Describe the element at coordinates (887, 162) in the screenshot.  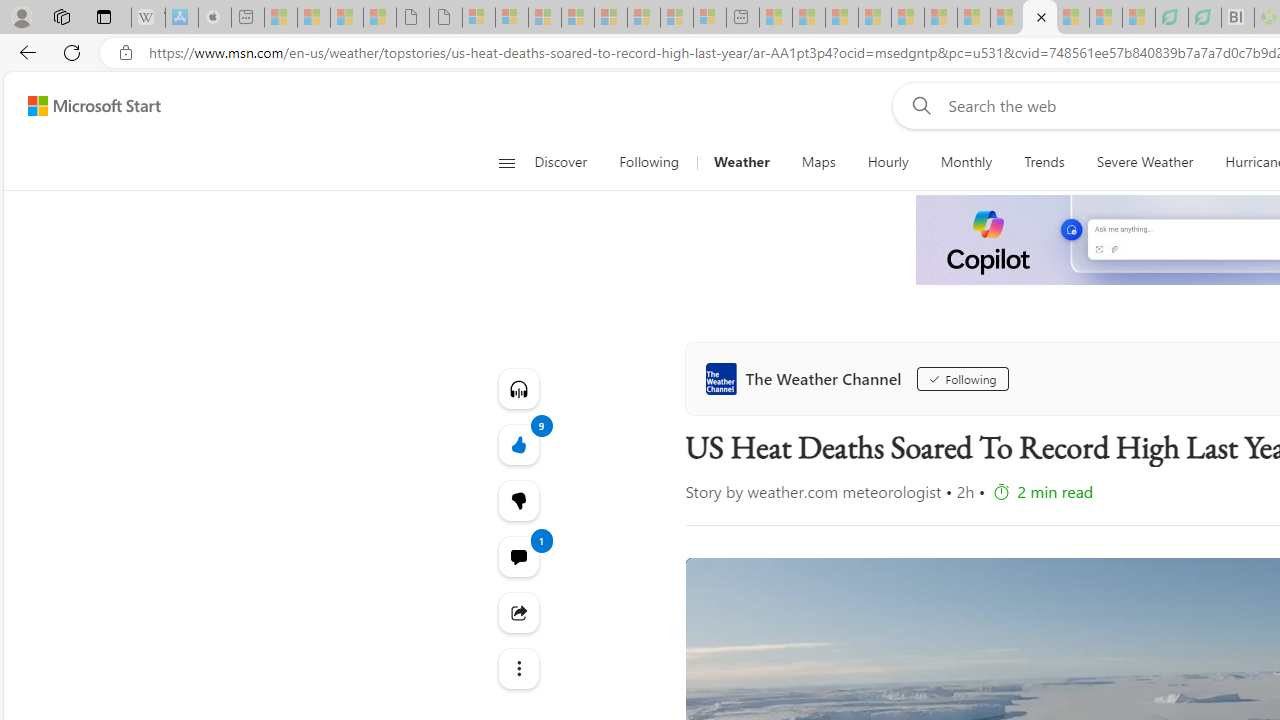
I see `'Hourly'` at that location.